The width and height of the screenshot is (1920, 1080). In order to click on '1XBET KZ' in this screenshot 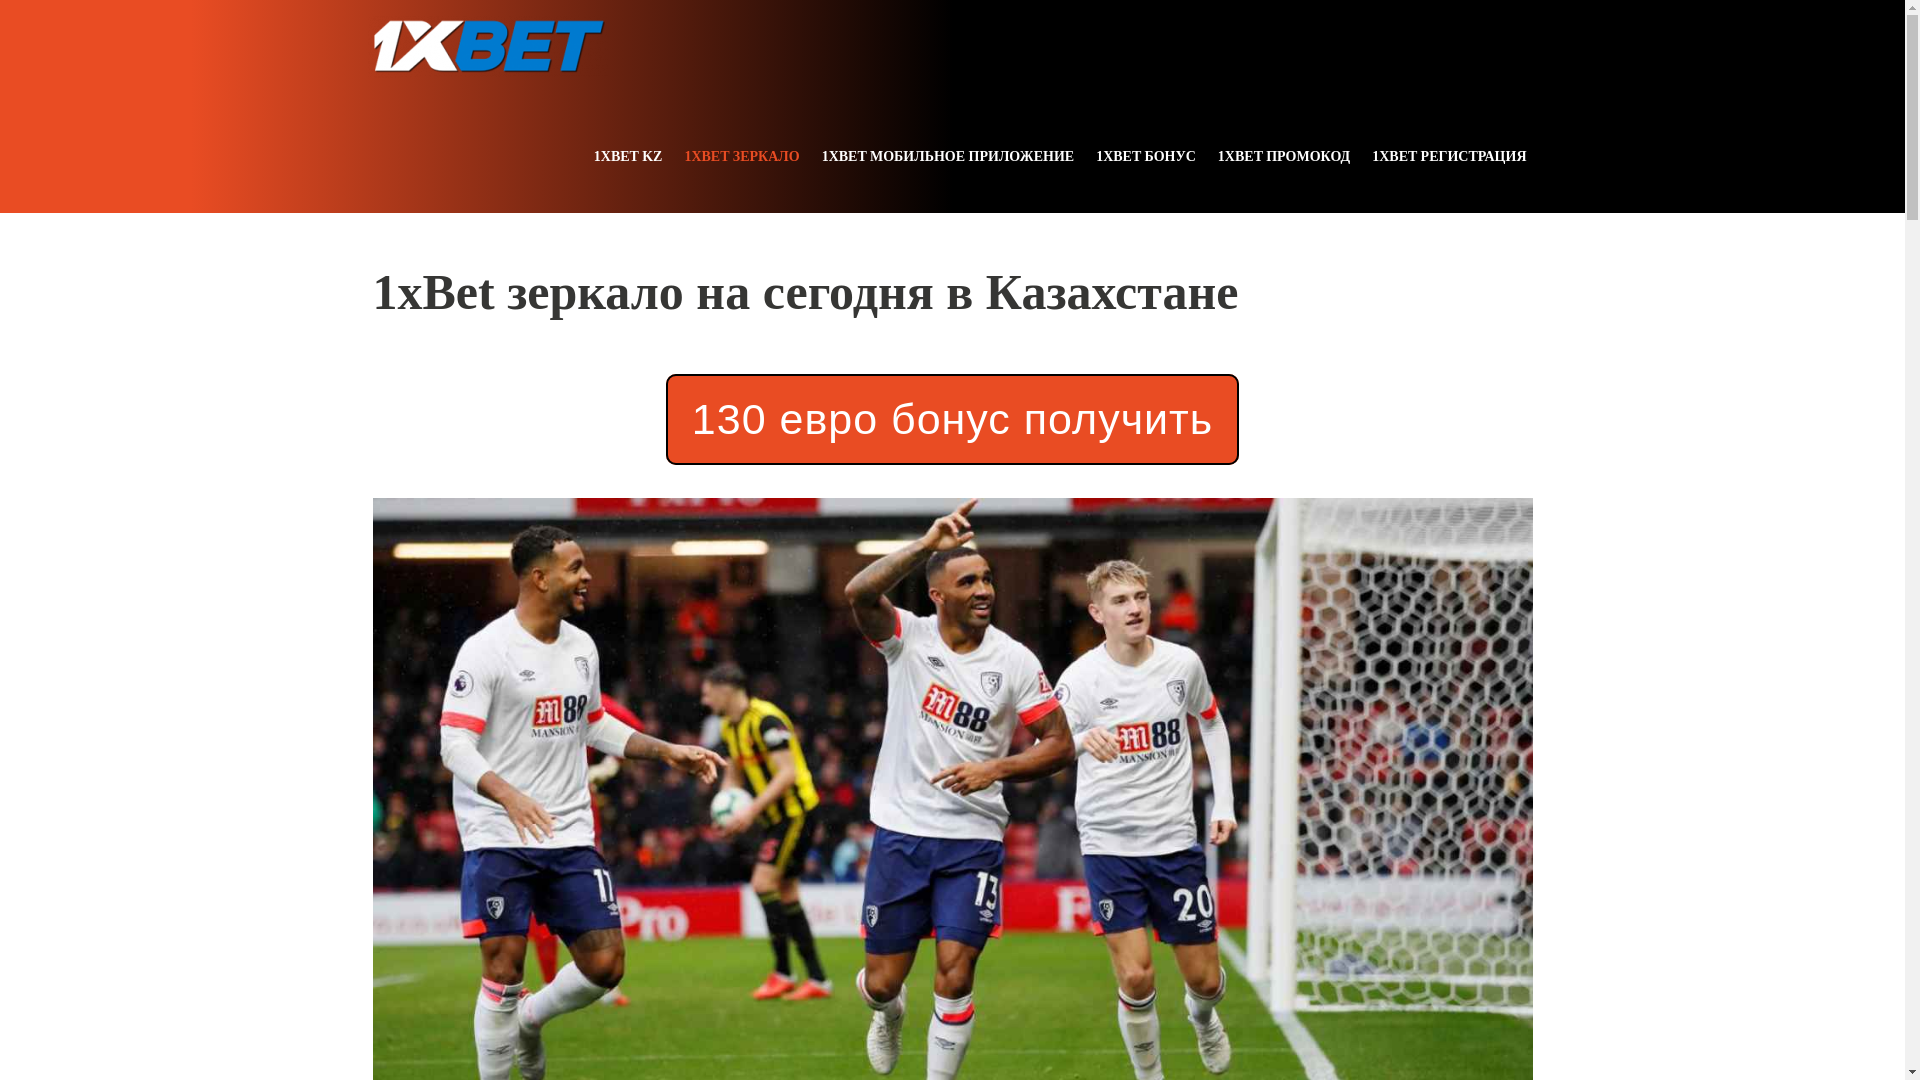, I will do `click(627, 155)`.